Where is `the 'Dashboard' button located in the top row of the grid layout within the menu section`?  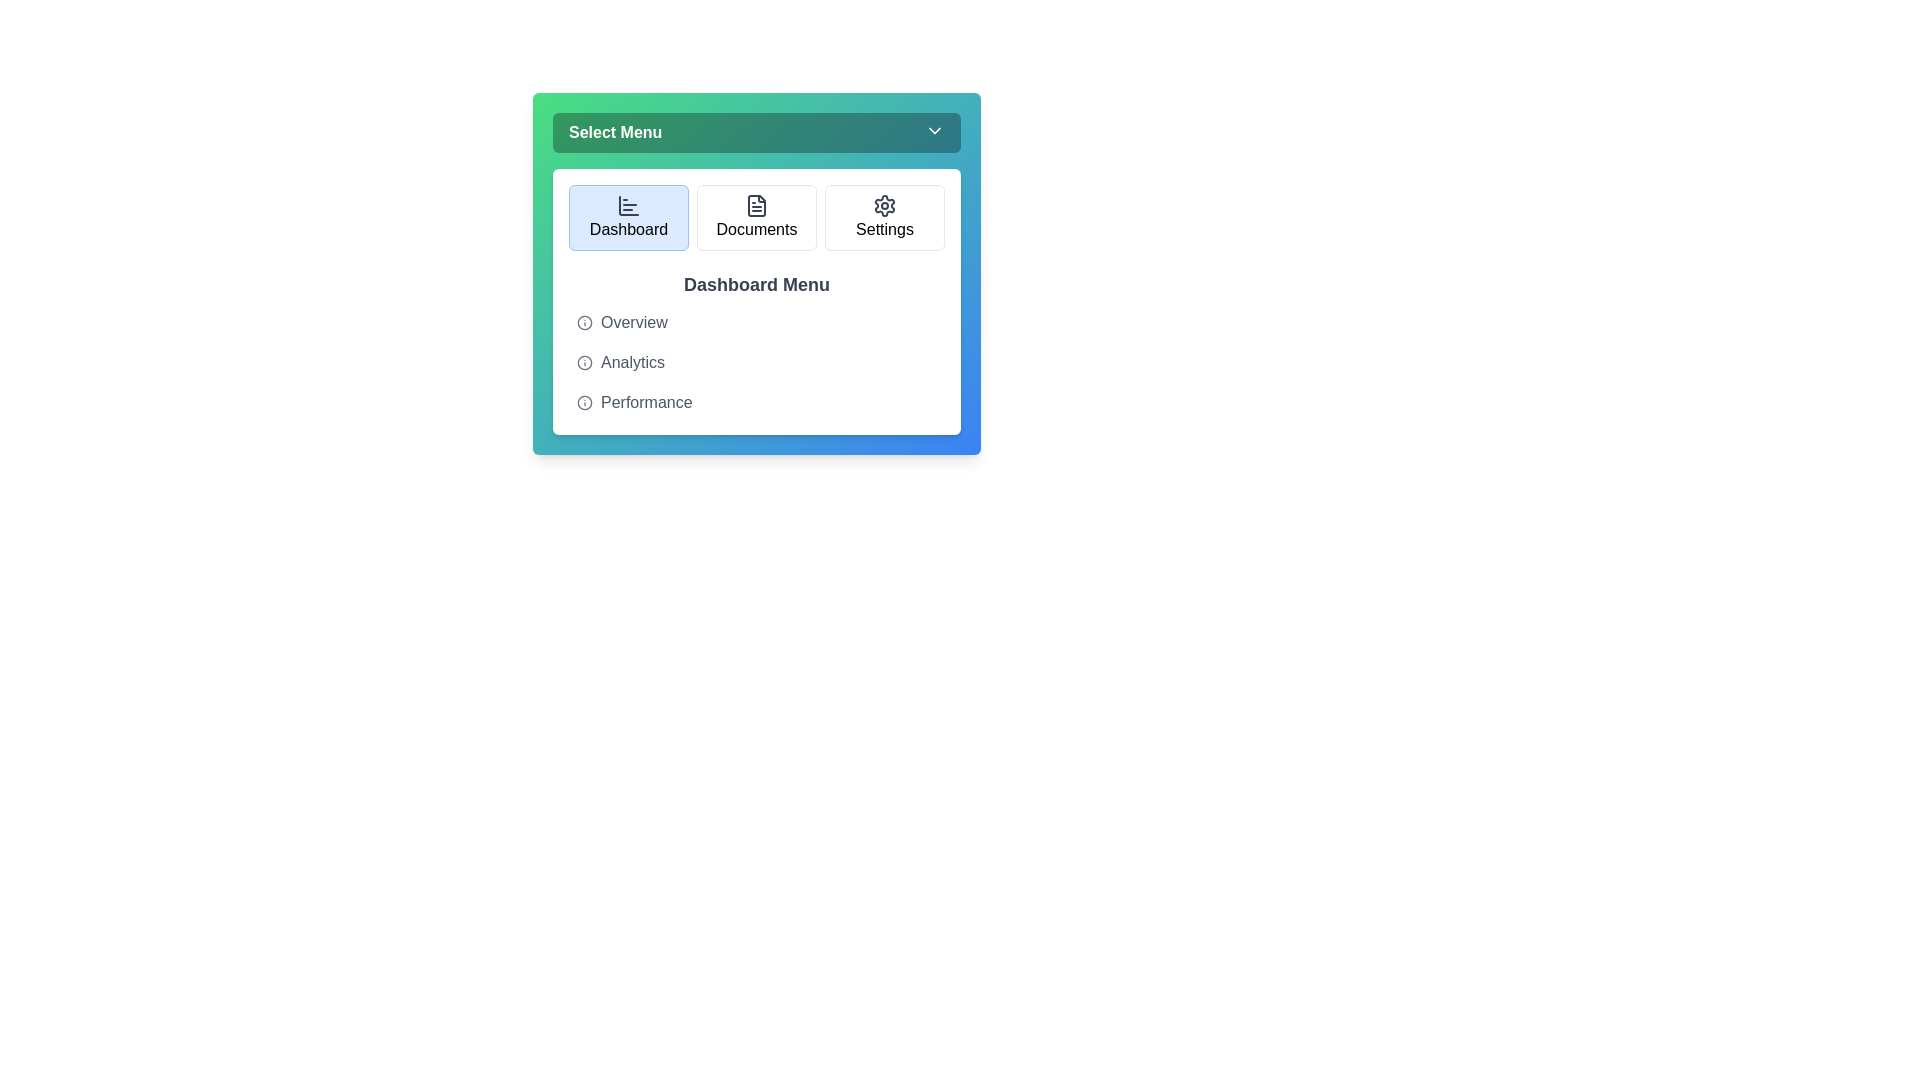 the 'Dashboard' button located in the top row of the grid layout within the menu section is located at coordinates (627, 218).